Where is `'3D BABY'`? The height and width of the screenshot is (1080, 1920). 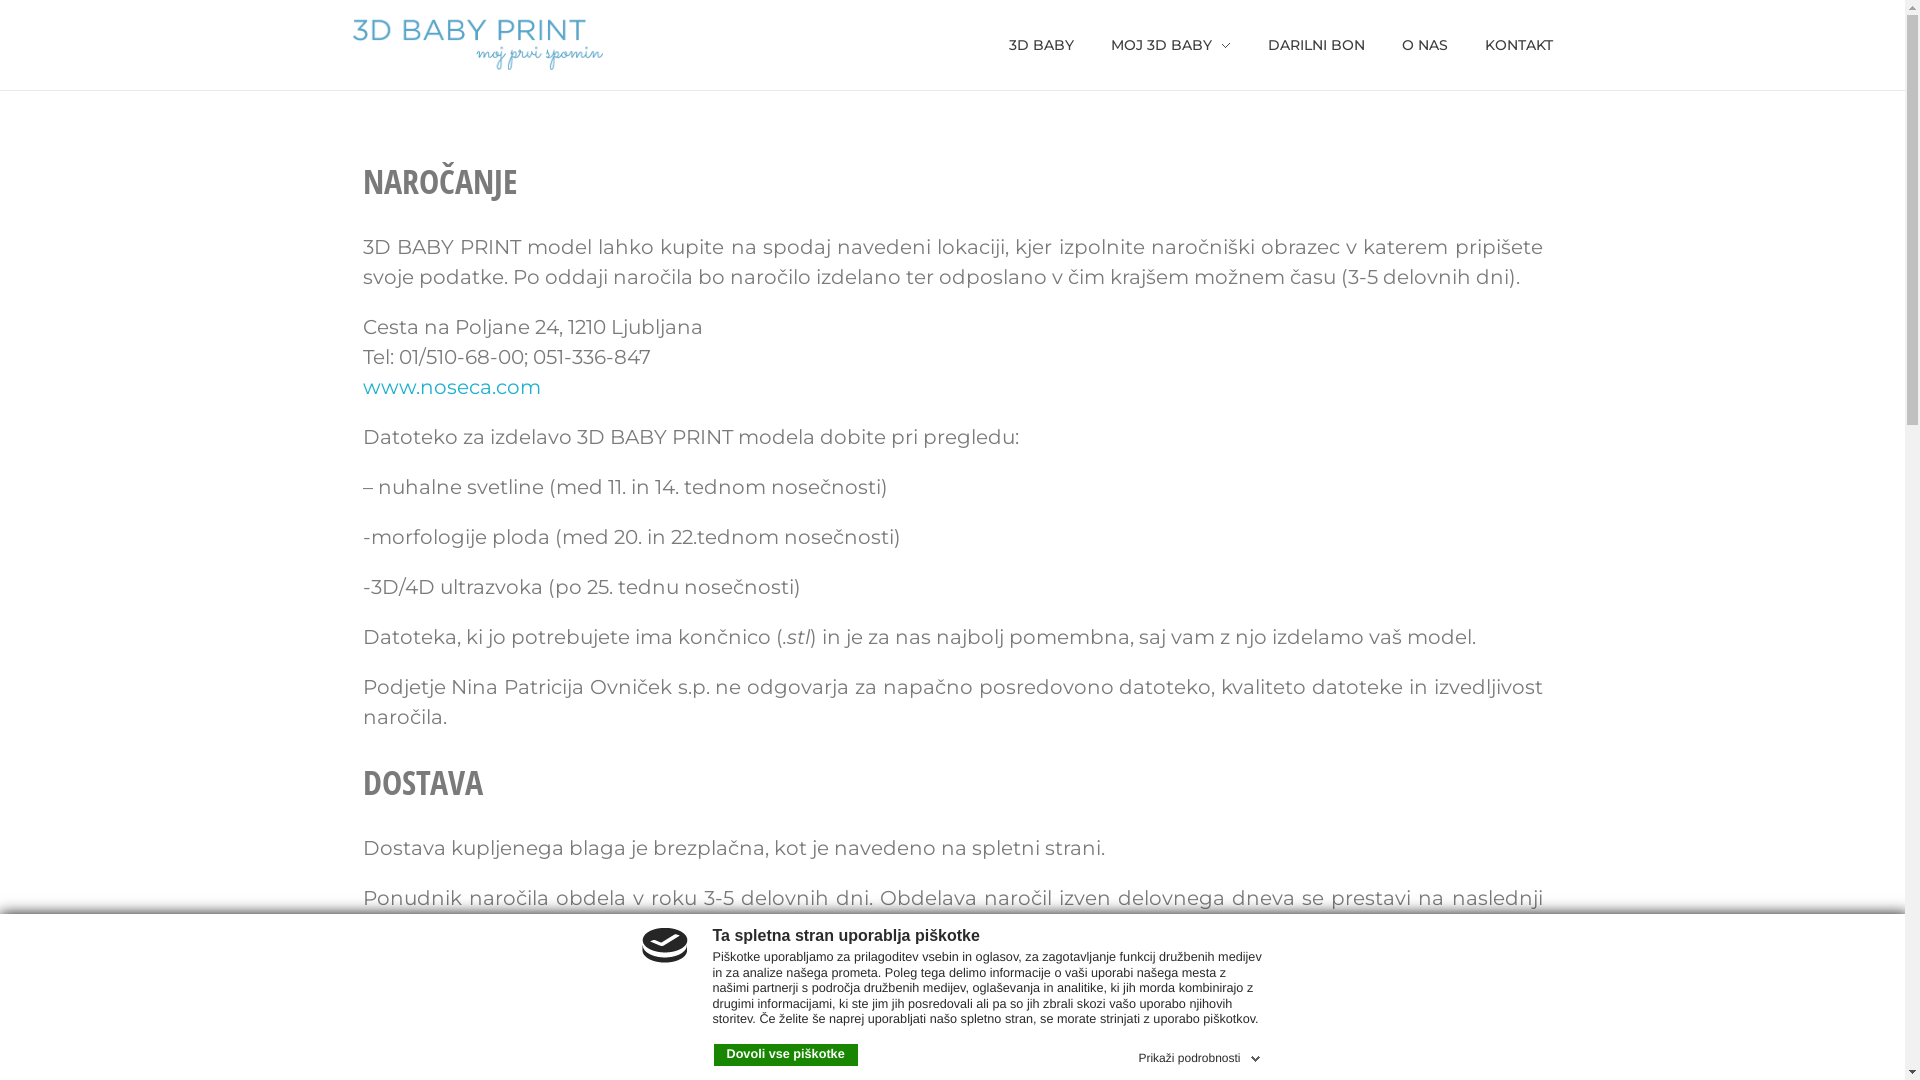 '3D BABY' is located at coordinates (1049, 45).